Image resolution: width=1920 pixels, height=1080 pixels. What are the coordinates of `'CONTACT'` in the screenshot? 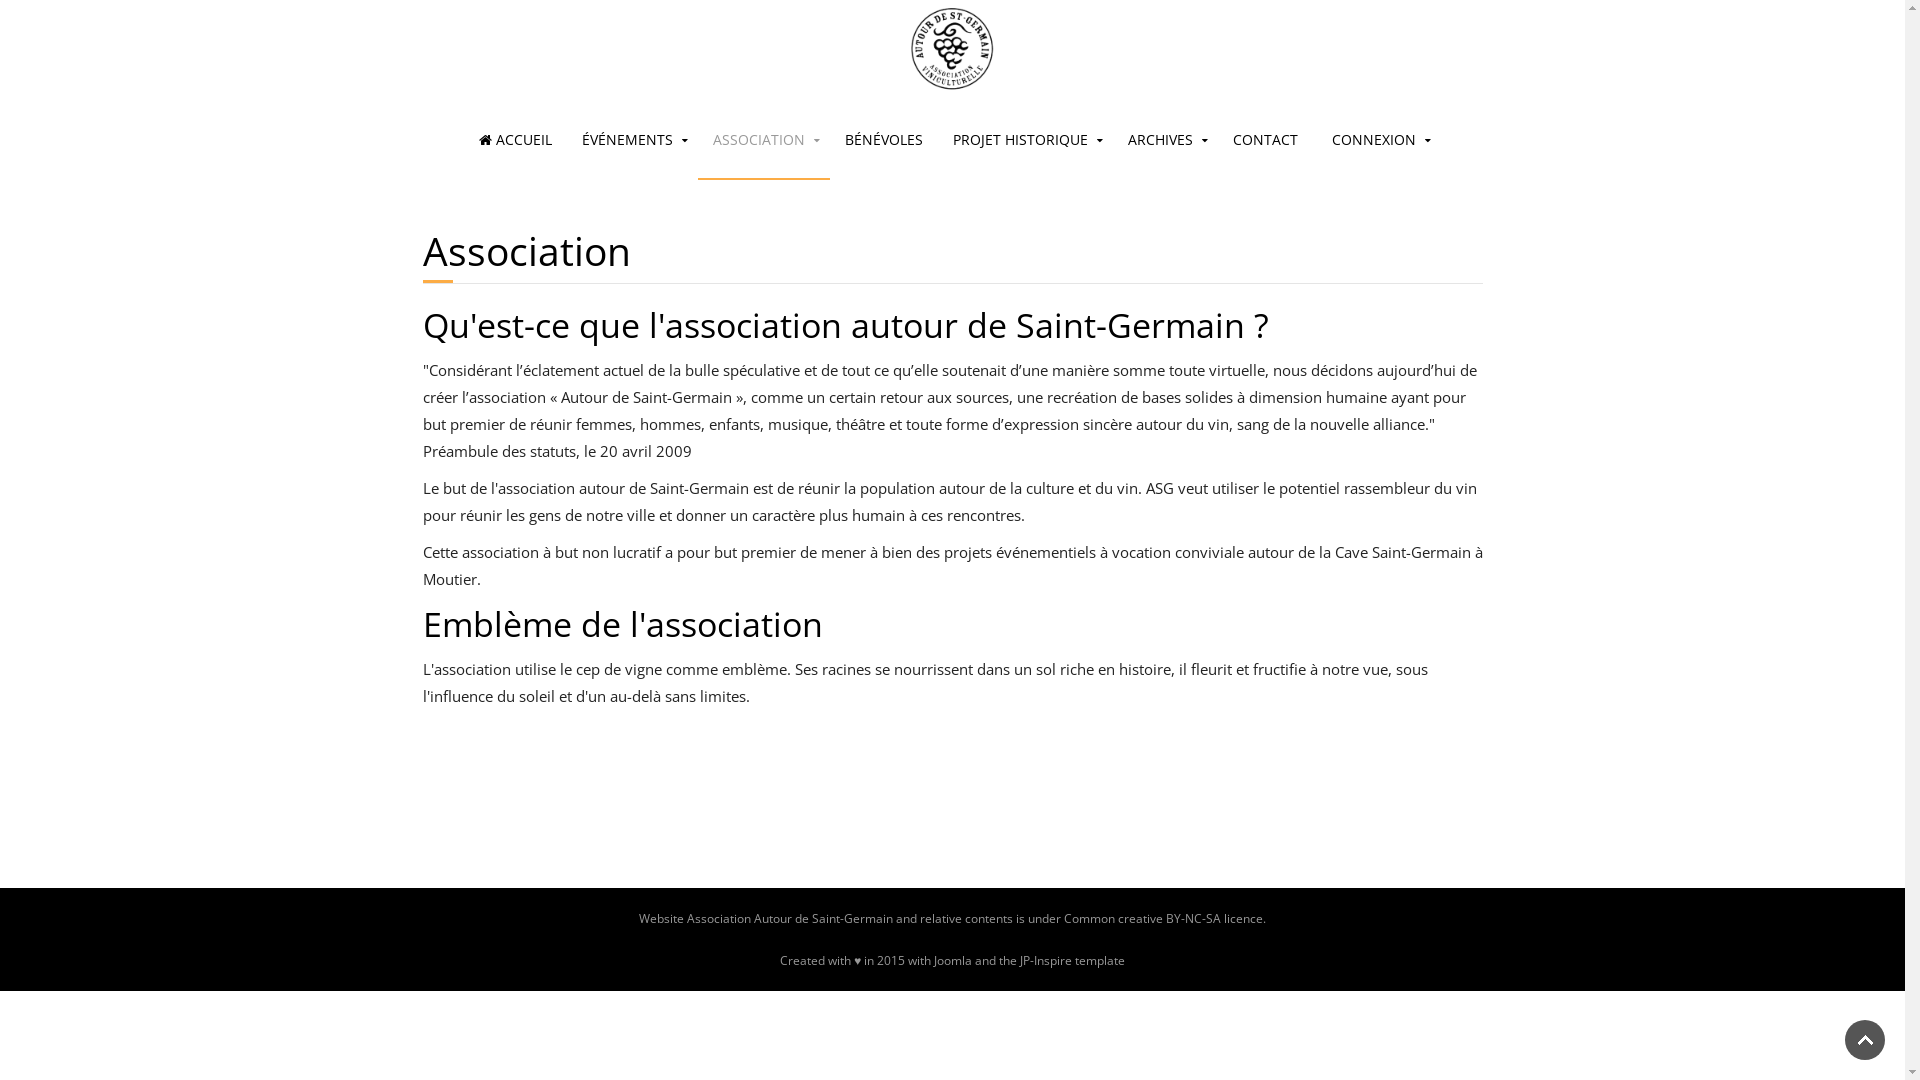 It's located at (1264, 138).